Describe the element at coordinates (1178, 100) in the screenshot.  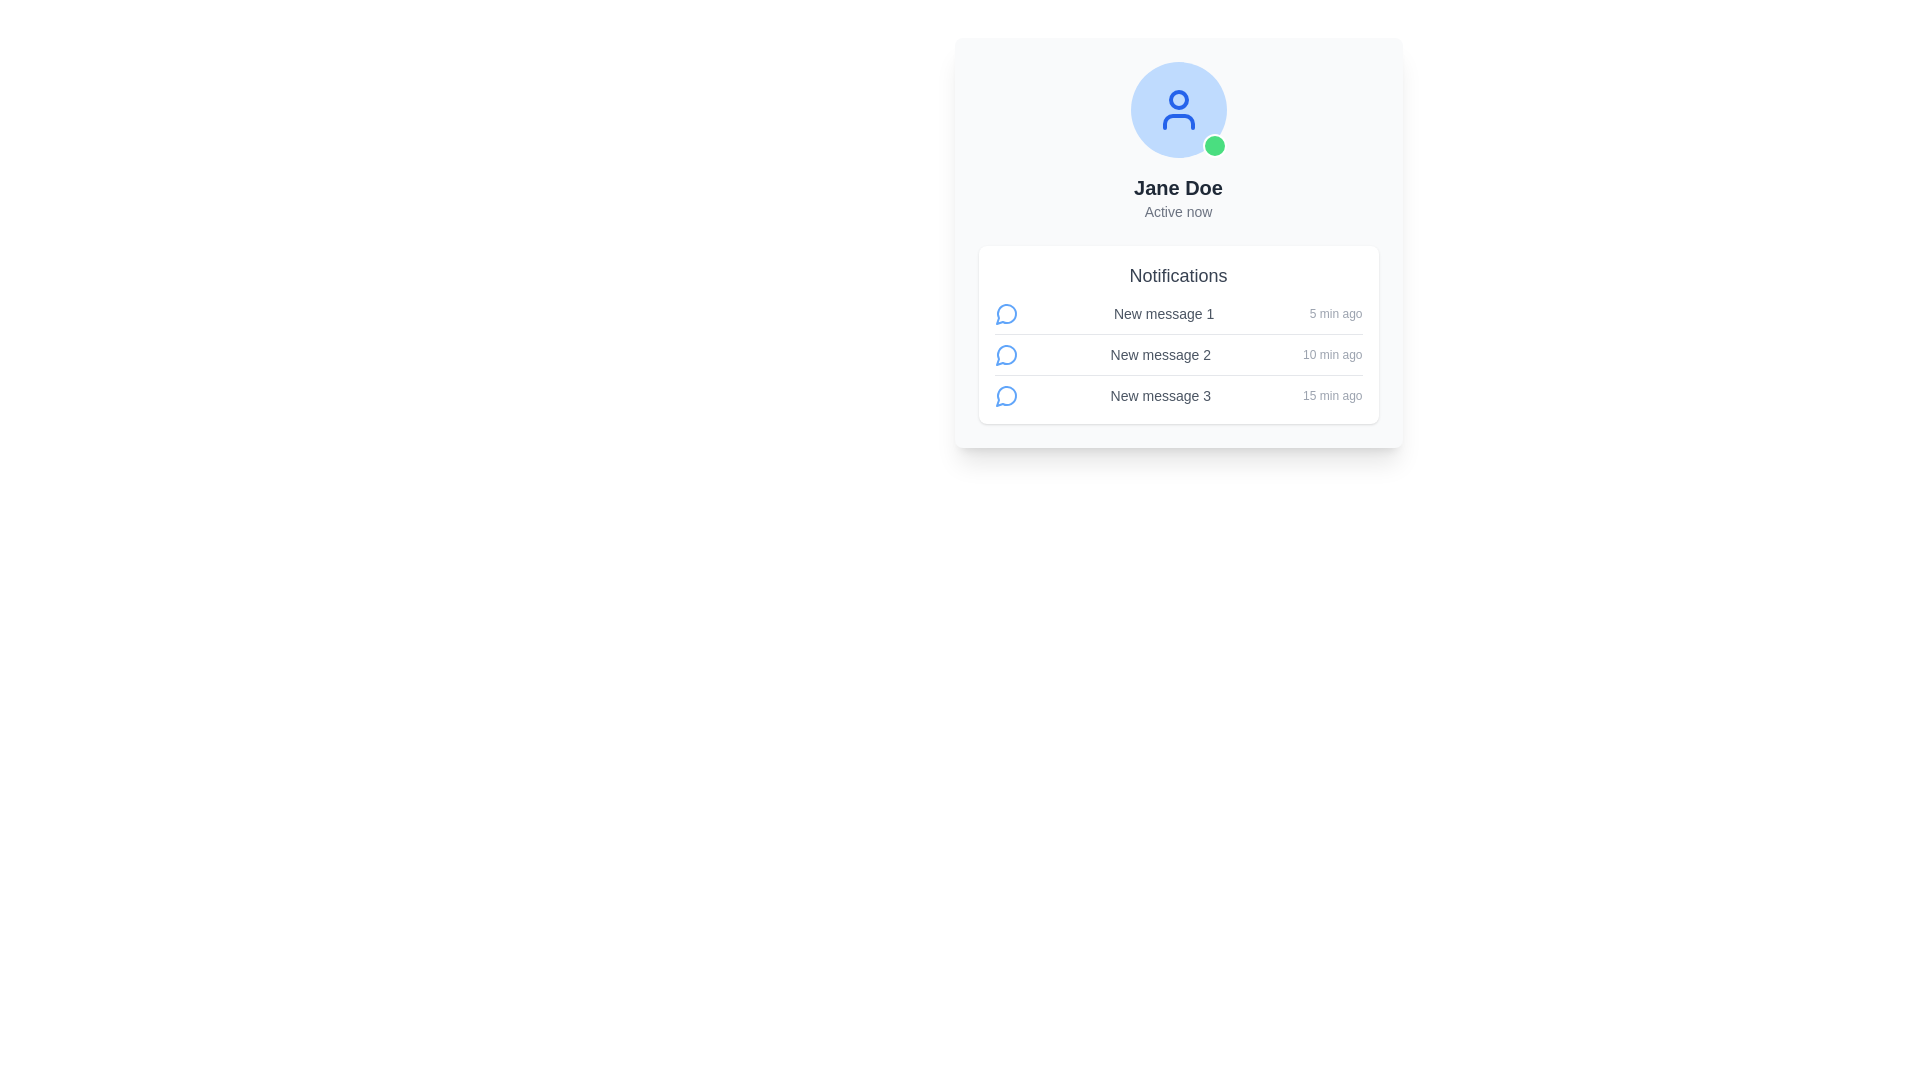
I see `the circular shape within the SVG user icon, which represents a feature of the user icon, located at the top section of the user card` at that location.